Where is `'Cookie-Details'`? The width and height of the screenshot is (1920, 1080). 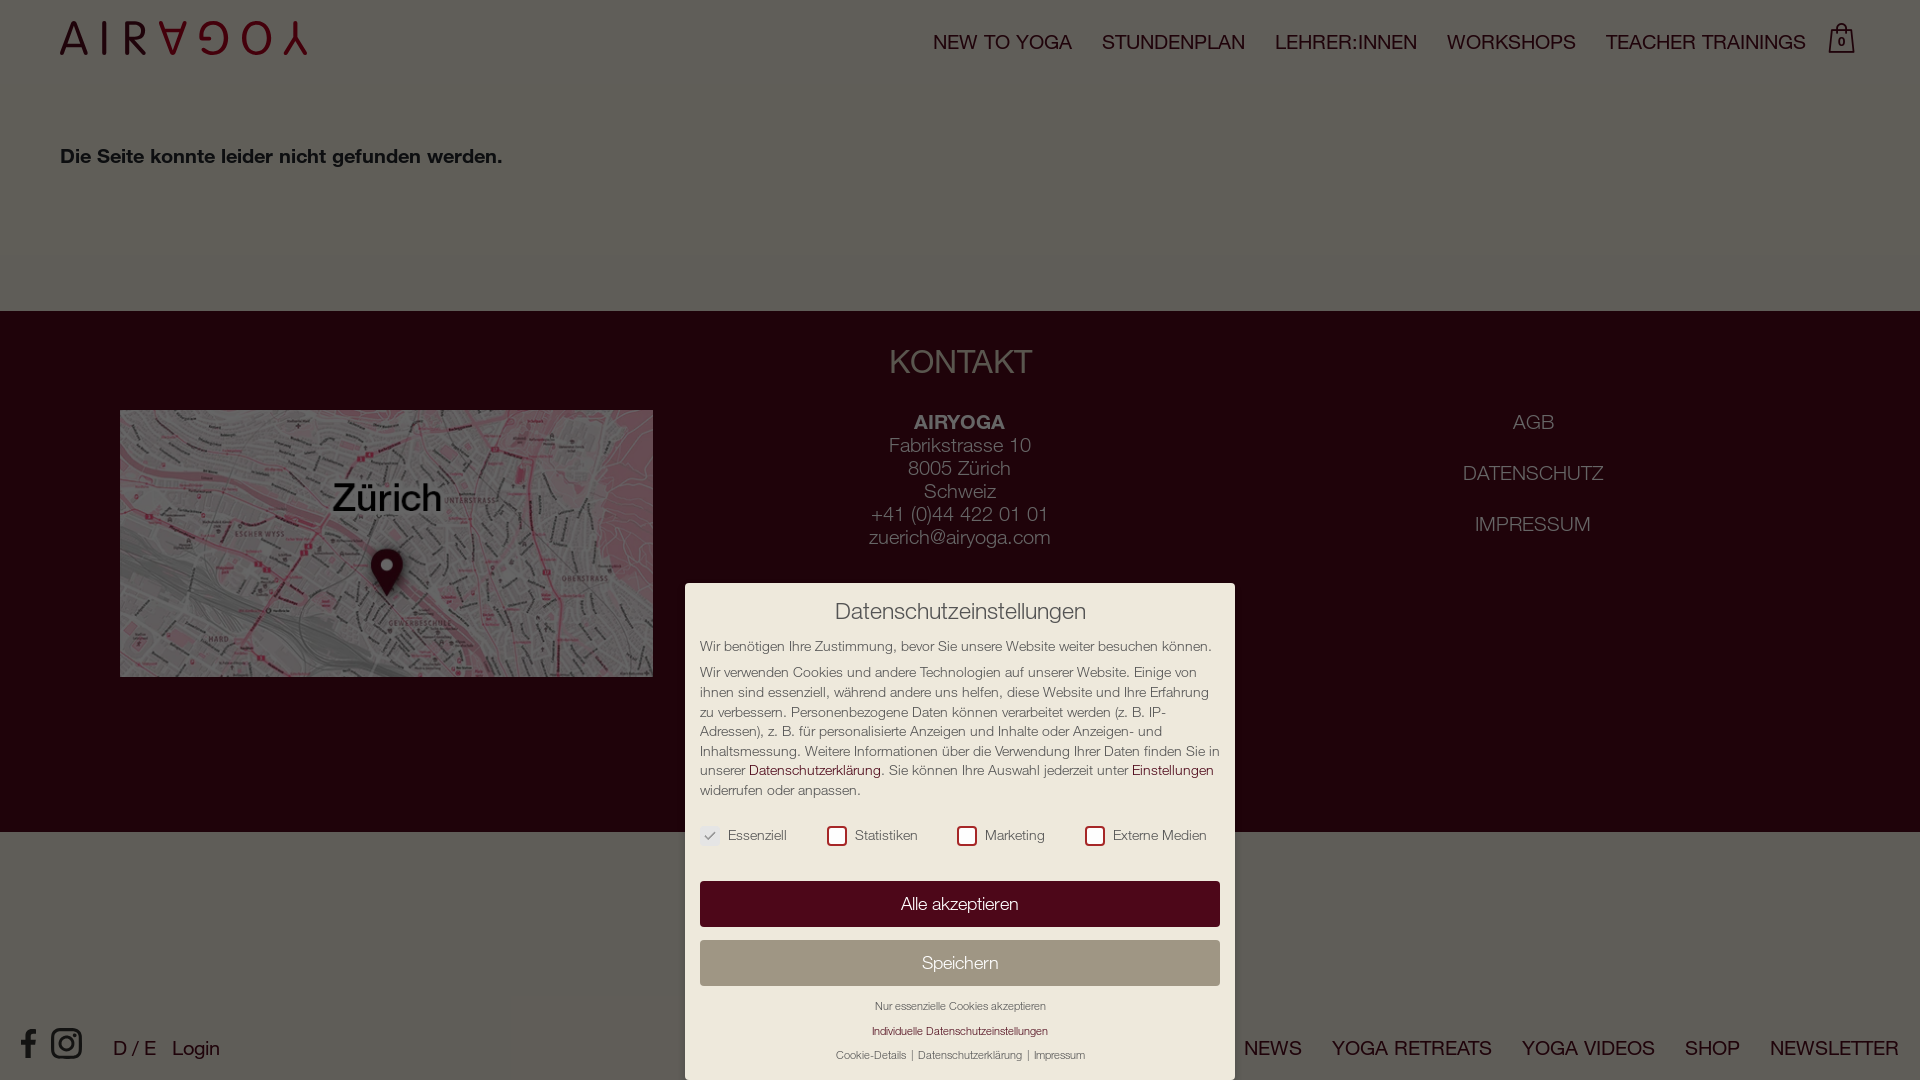
'Cookie-Details' is located at coordinates (872, 1053).